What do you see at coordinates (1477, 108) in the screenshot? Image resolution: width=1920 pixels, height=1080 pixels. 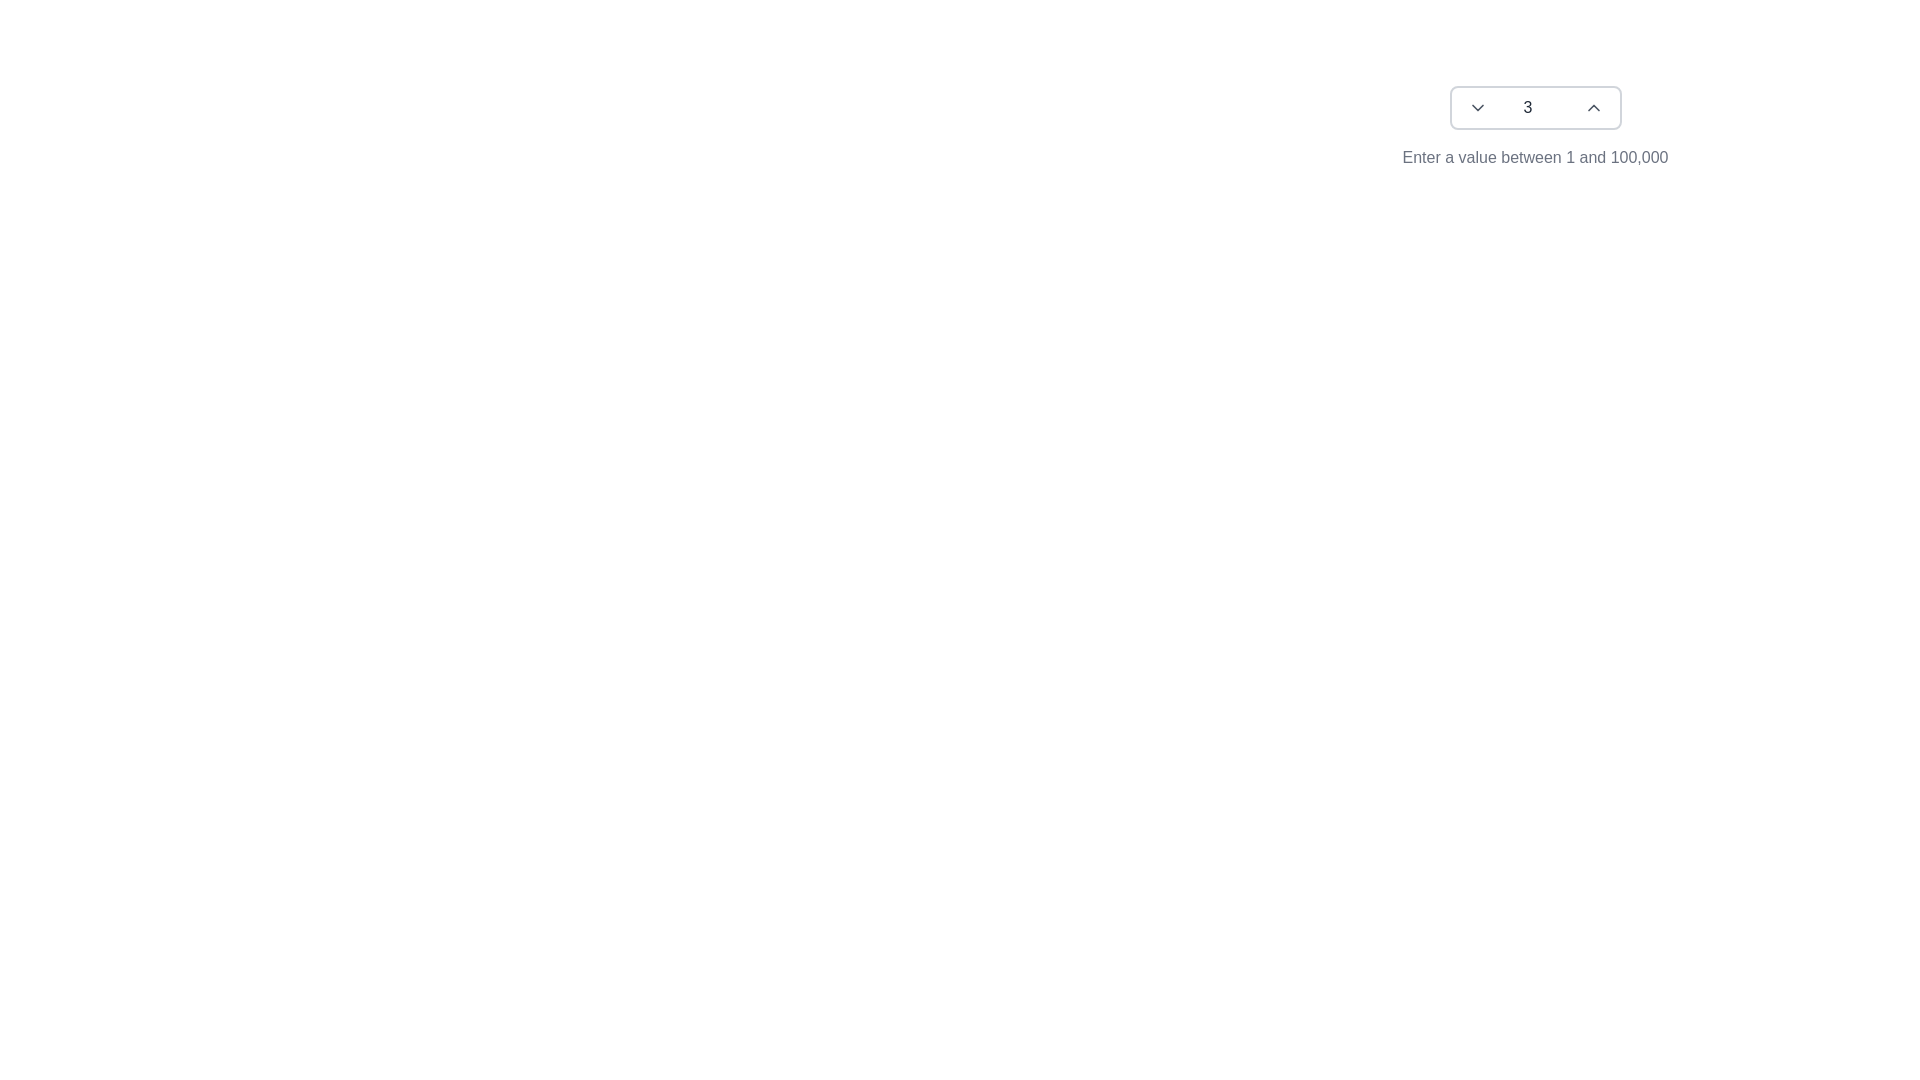 I see `the downward-facing chevron icon representing the dropdown trigger` at bounding box center [1477, 108].